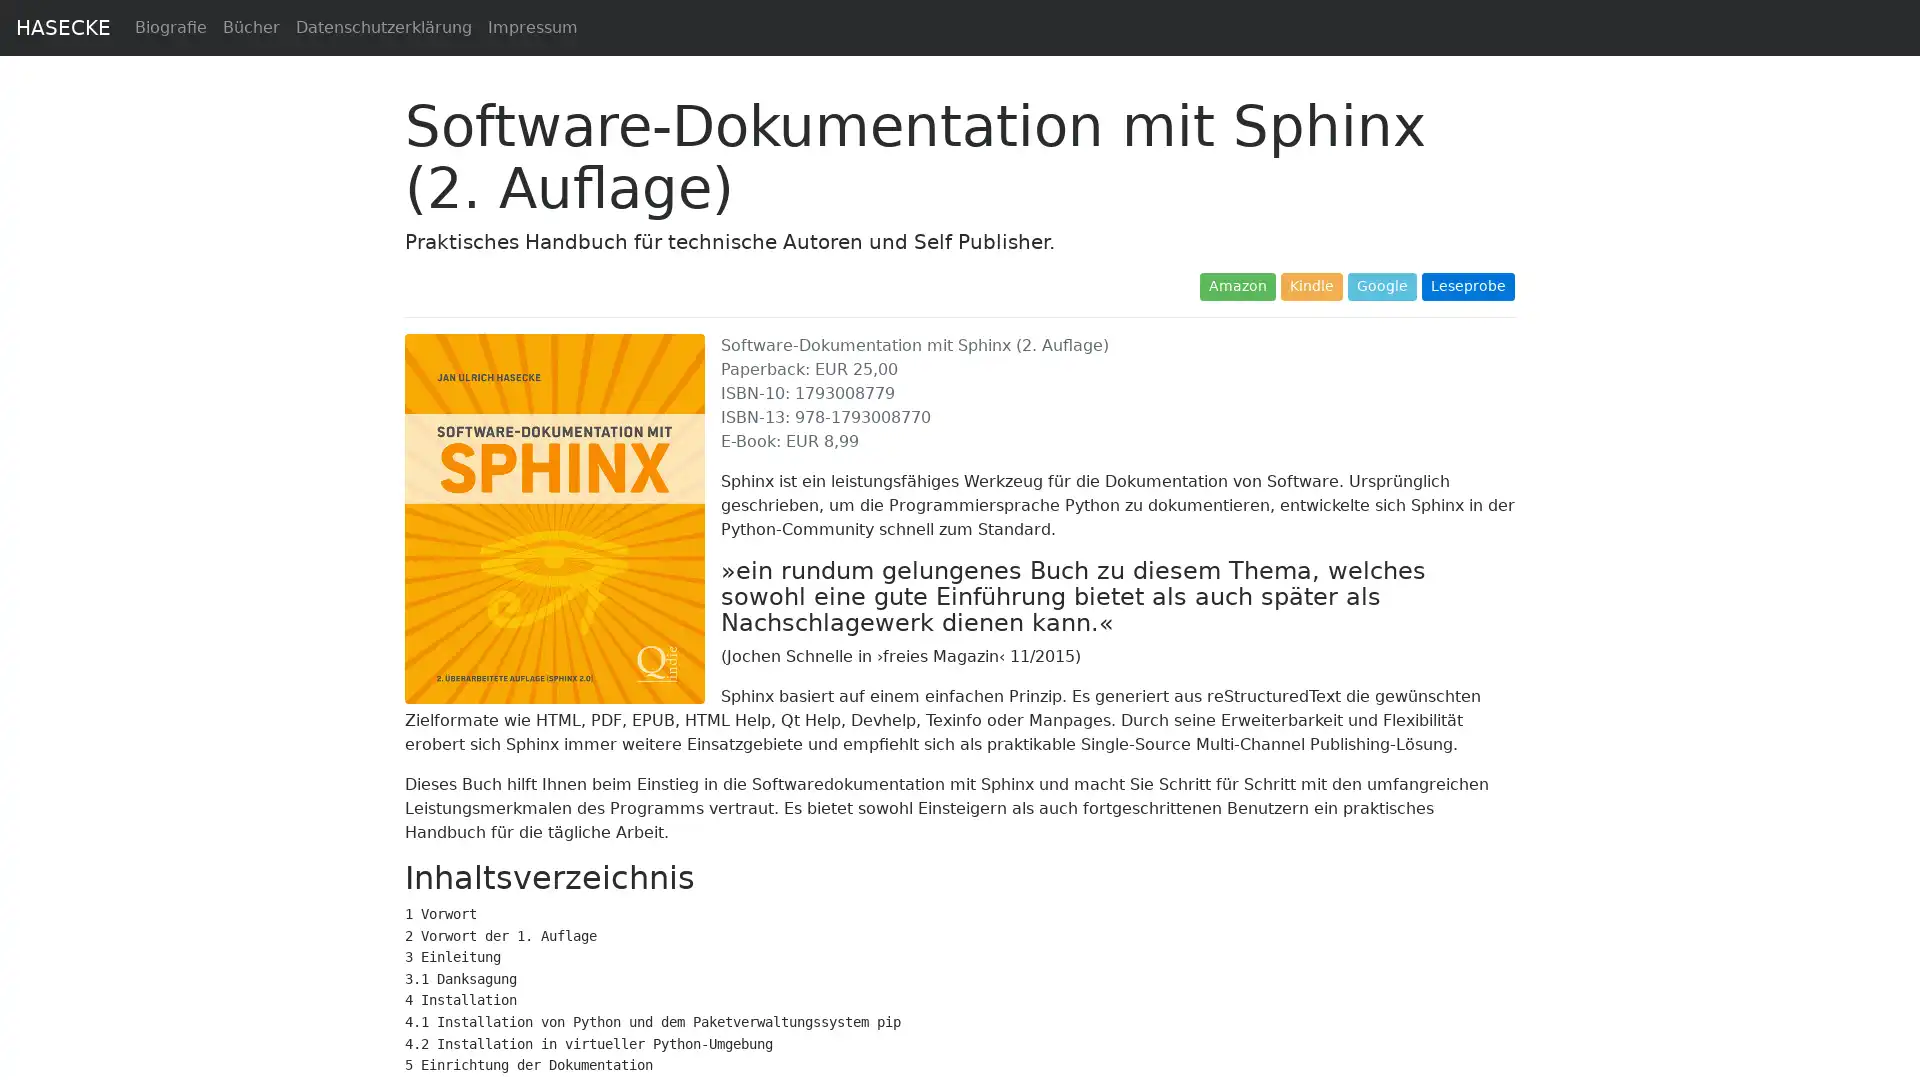 Image resolution: width=1920 pixels, height=1080 pixels. I want to click on Amazon, so click(1237, 286).